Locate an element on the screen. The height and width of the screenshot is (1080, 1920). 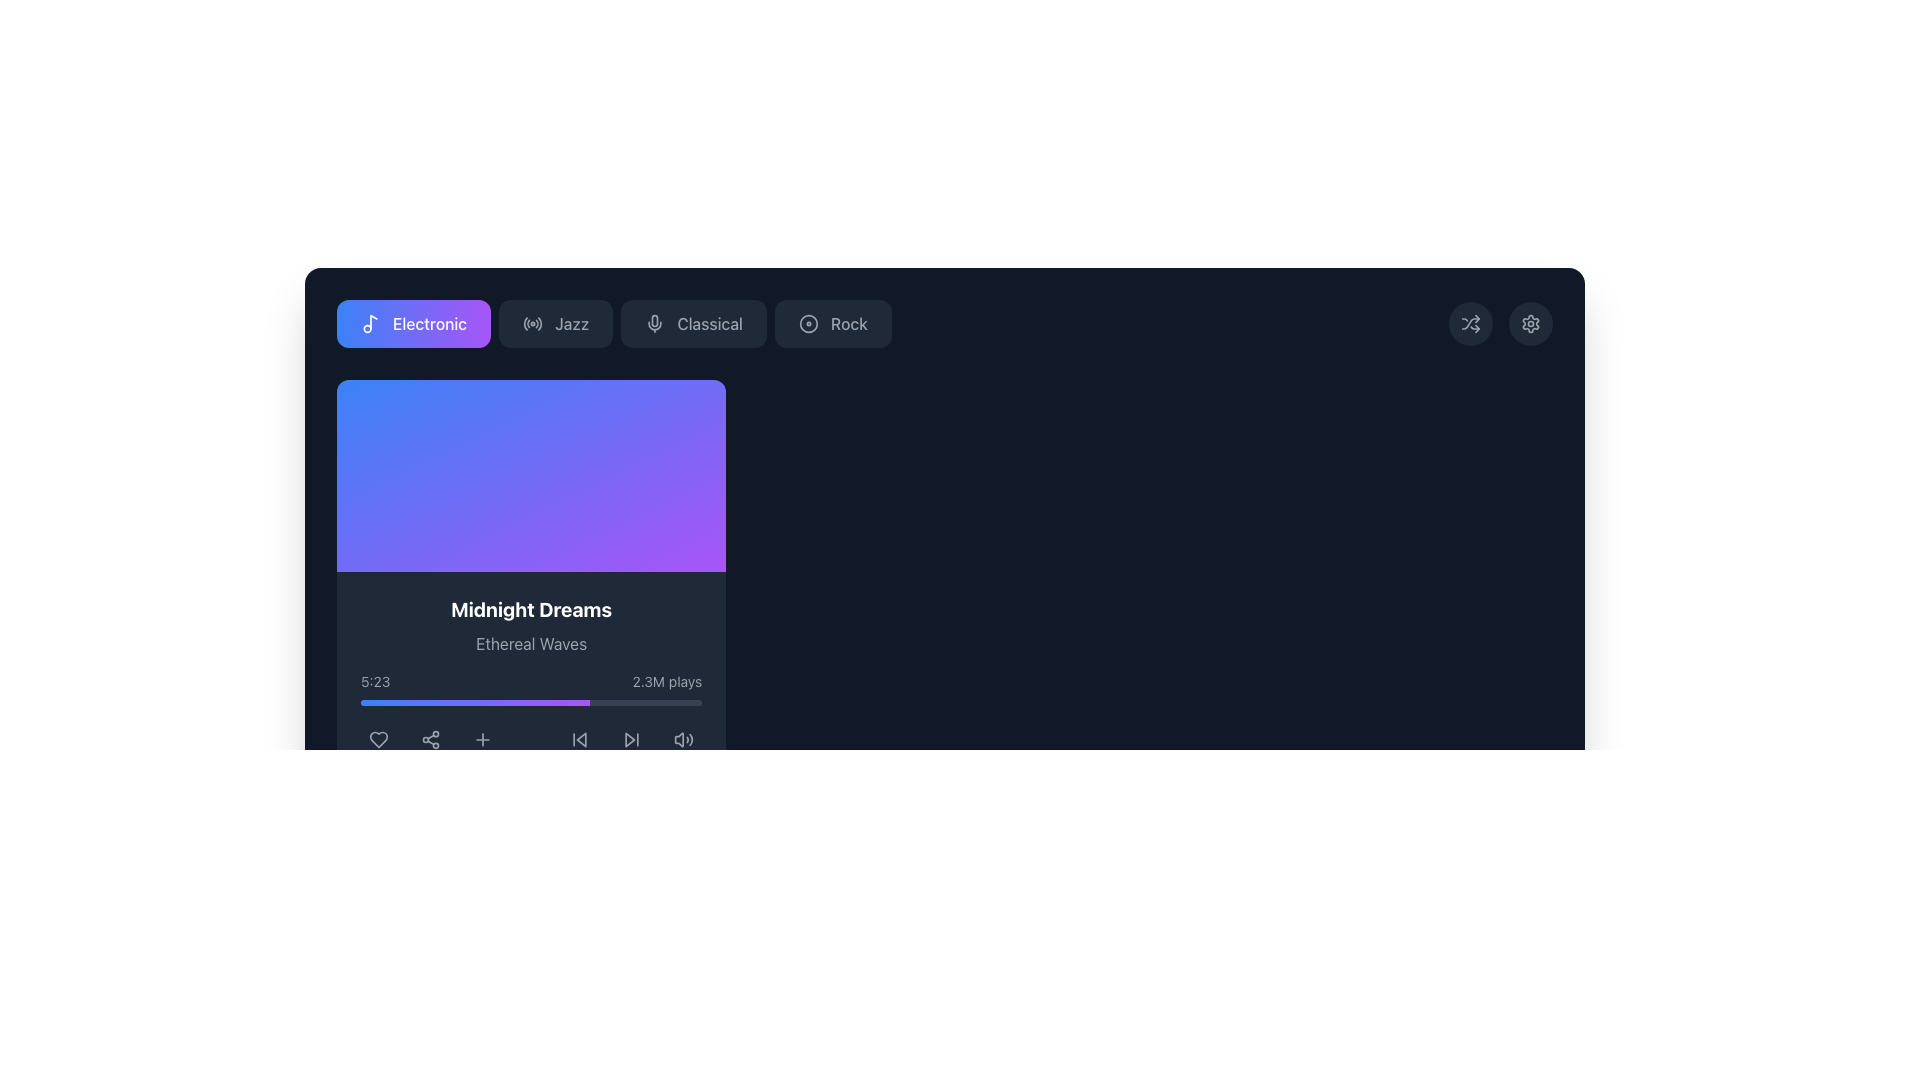
the skip-forward button, which is a small UI component featuring a right-pointing triangle (play icon) and a vertical line is located at coordinates (631, 740).